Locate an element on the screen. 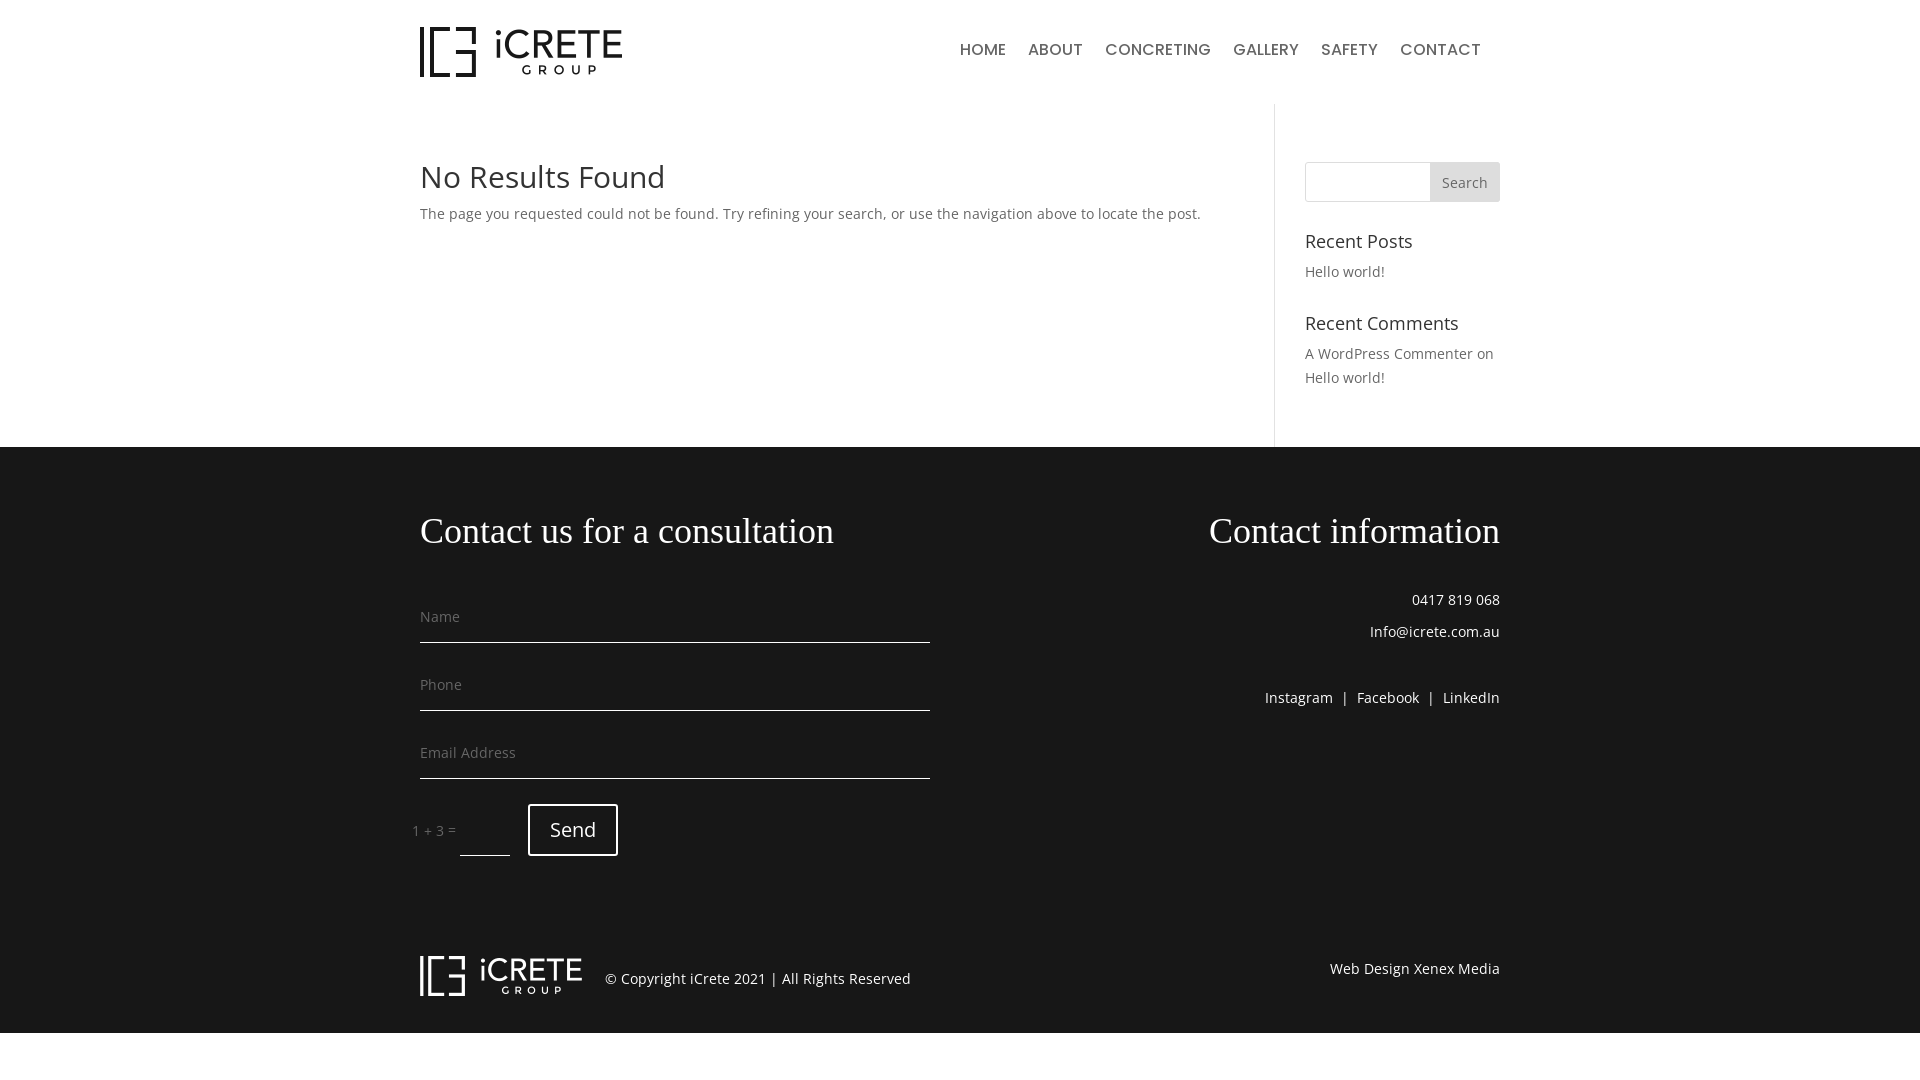 The image size is (1920, 1080). 'Instagram' is located at coordinates (1299, 696).